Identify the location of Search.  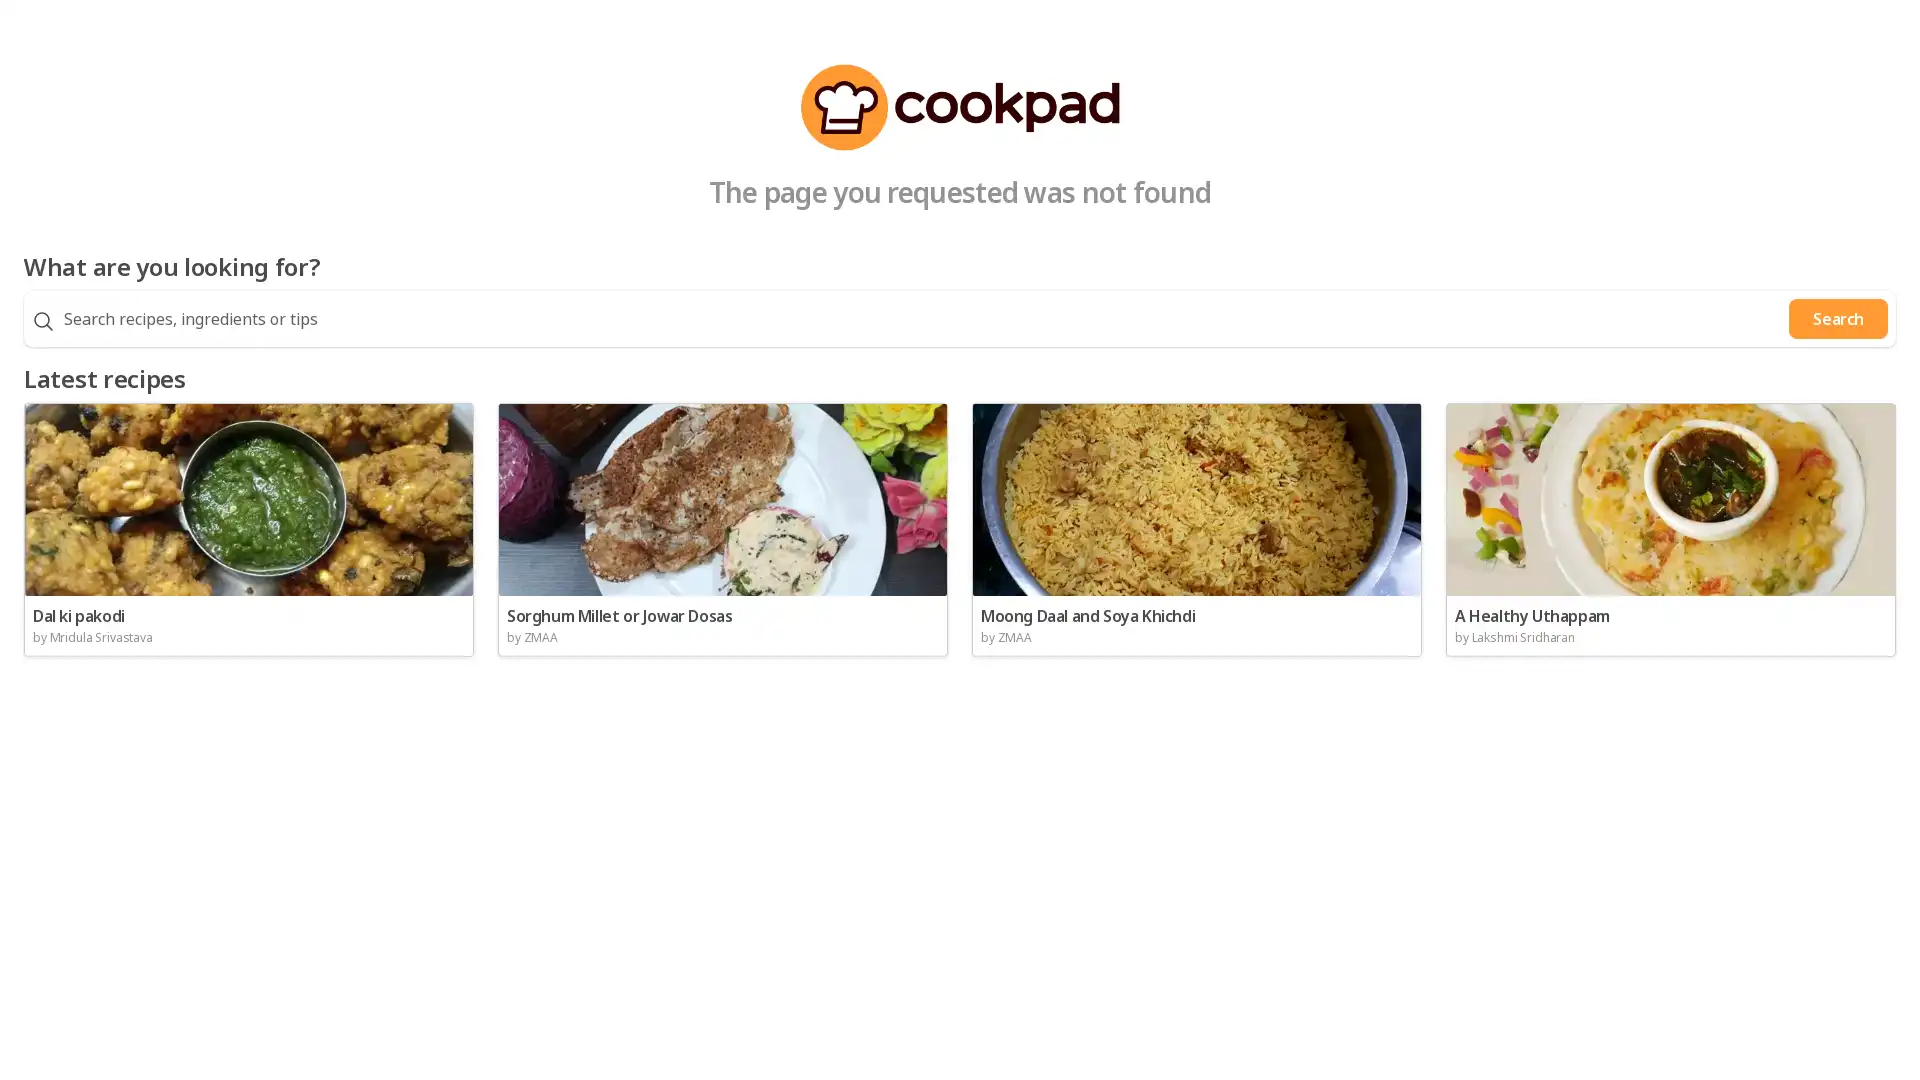
(1838, 318).